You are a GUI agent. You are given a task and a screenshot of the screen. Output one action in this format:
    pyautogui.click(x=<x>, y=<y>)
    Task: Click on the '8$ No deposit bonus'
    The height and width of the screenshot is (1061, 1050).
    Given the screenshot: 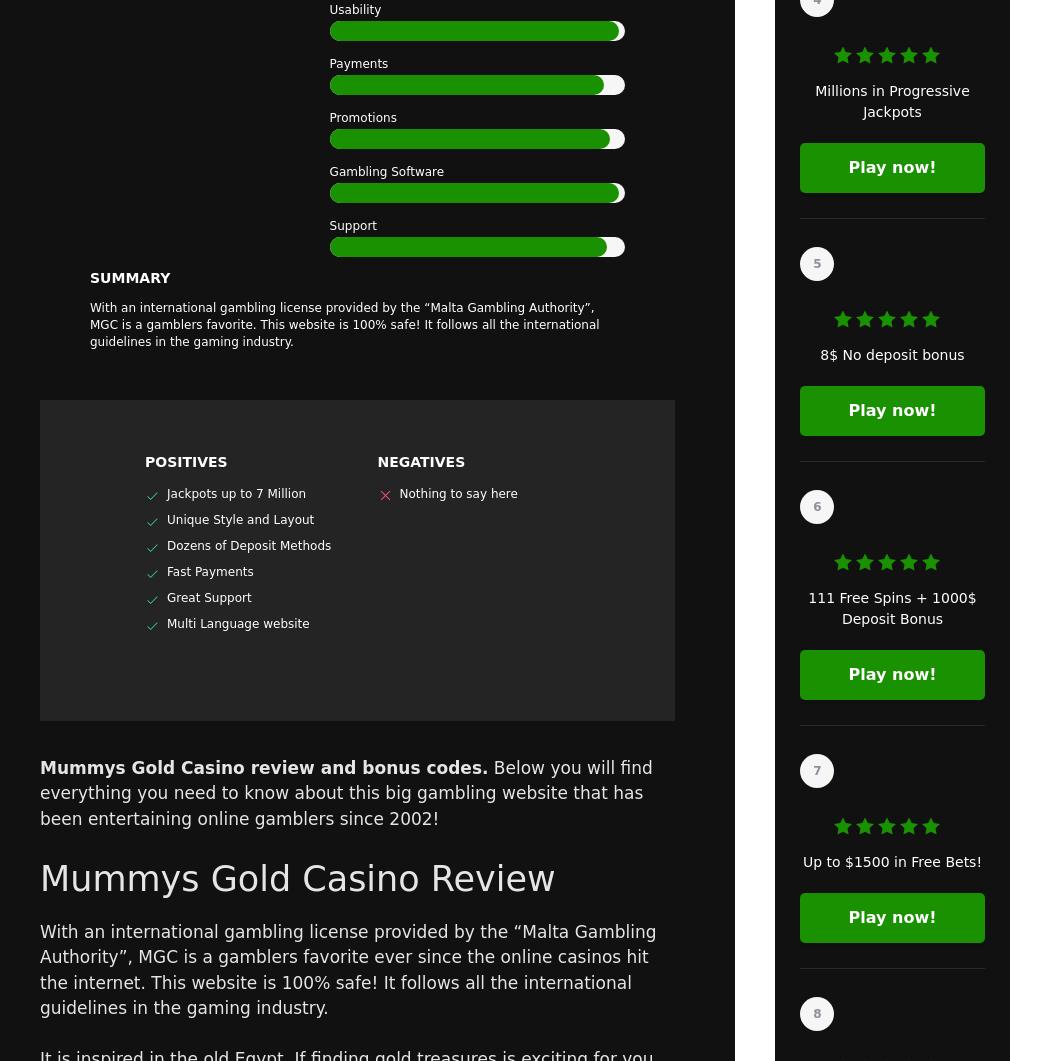 What is the action you would take?
    pyautogui.click(x=890, y=355)
    